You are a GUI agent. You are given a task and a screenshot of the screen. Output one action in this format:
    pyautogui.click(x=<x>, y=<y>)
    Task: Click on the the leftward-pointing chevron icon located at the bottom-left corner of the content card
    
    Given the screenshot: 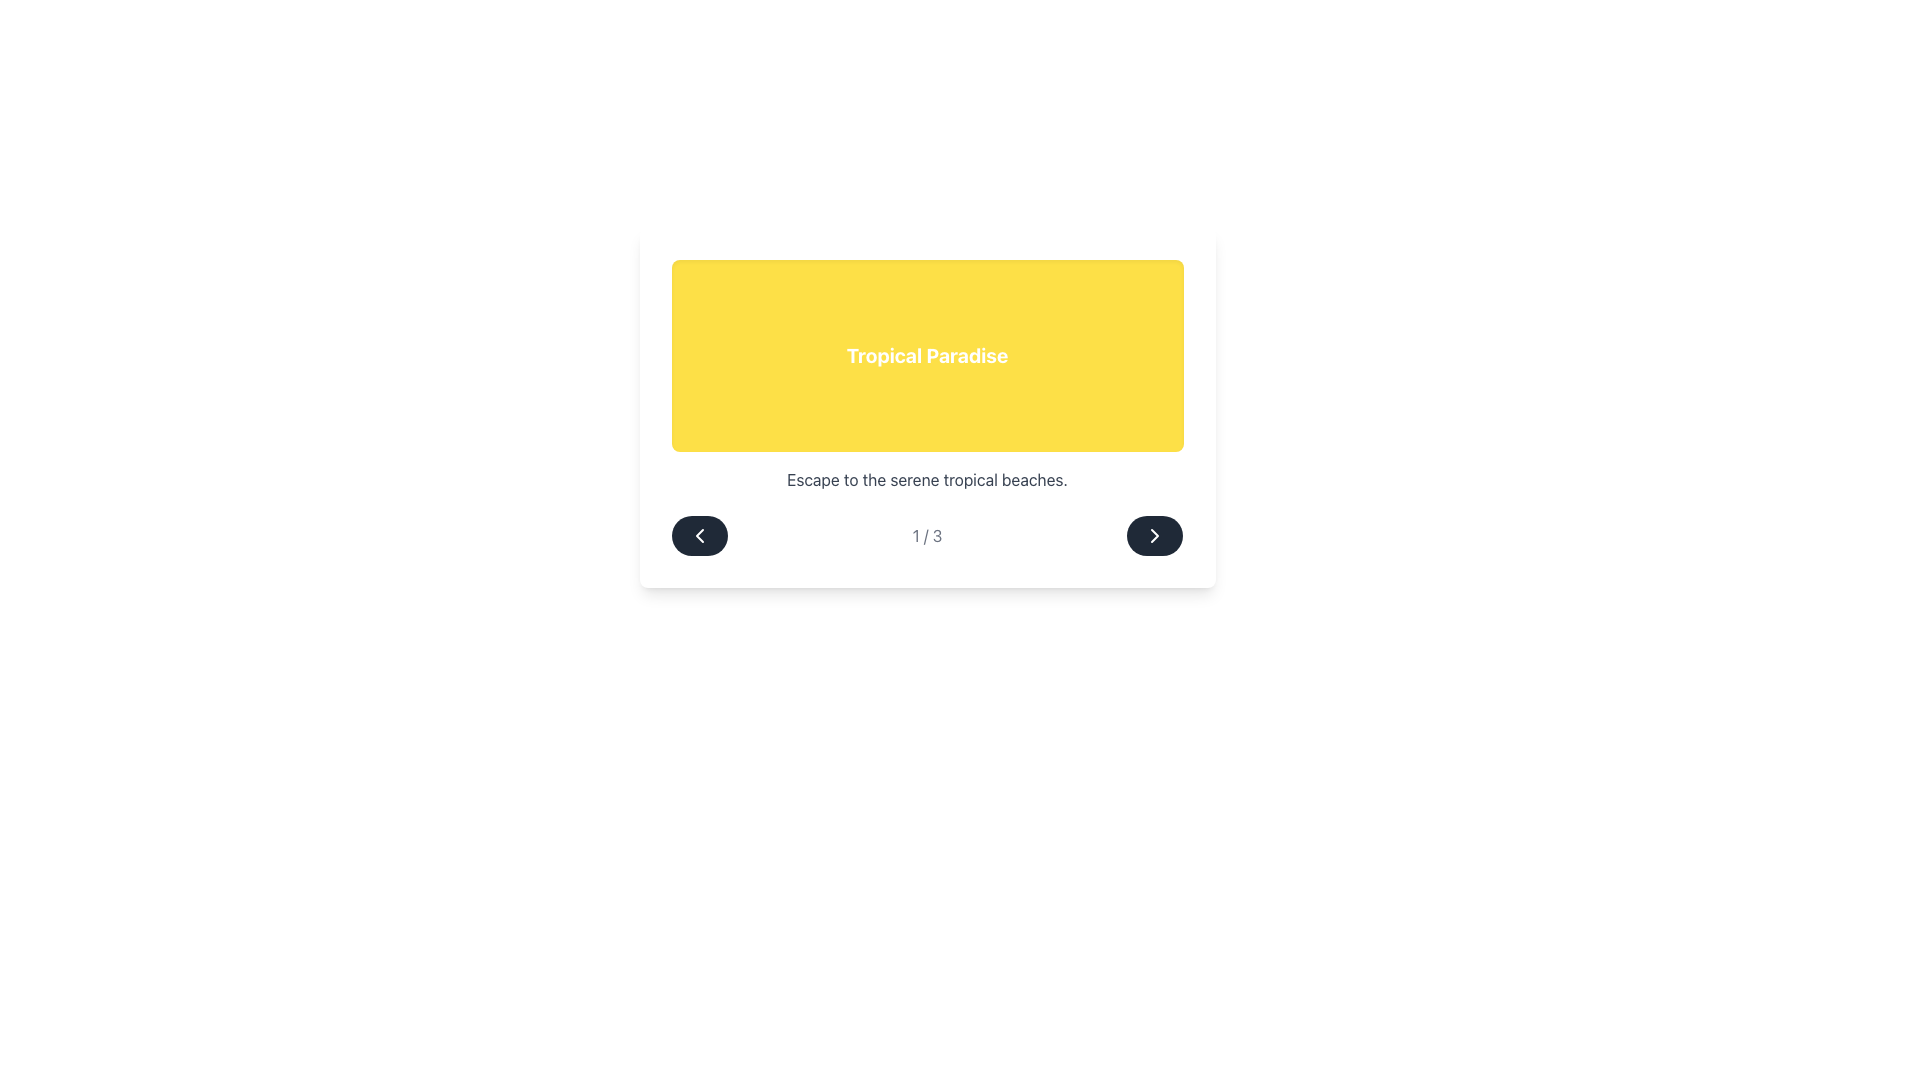 What is the action you would take?
    pyautogui.click(x=699, y=535)
    